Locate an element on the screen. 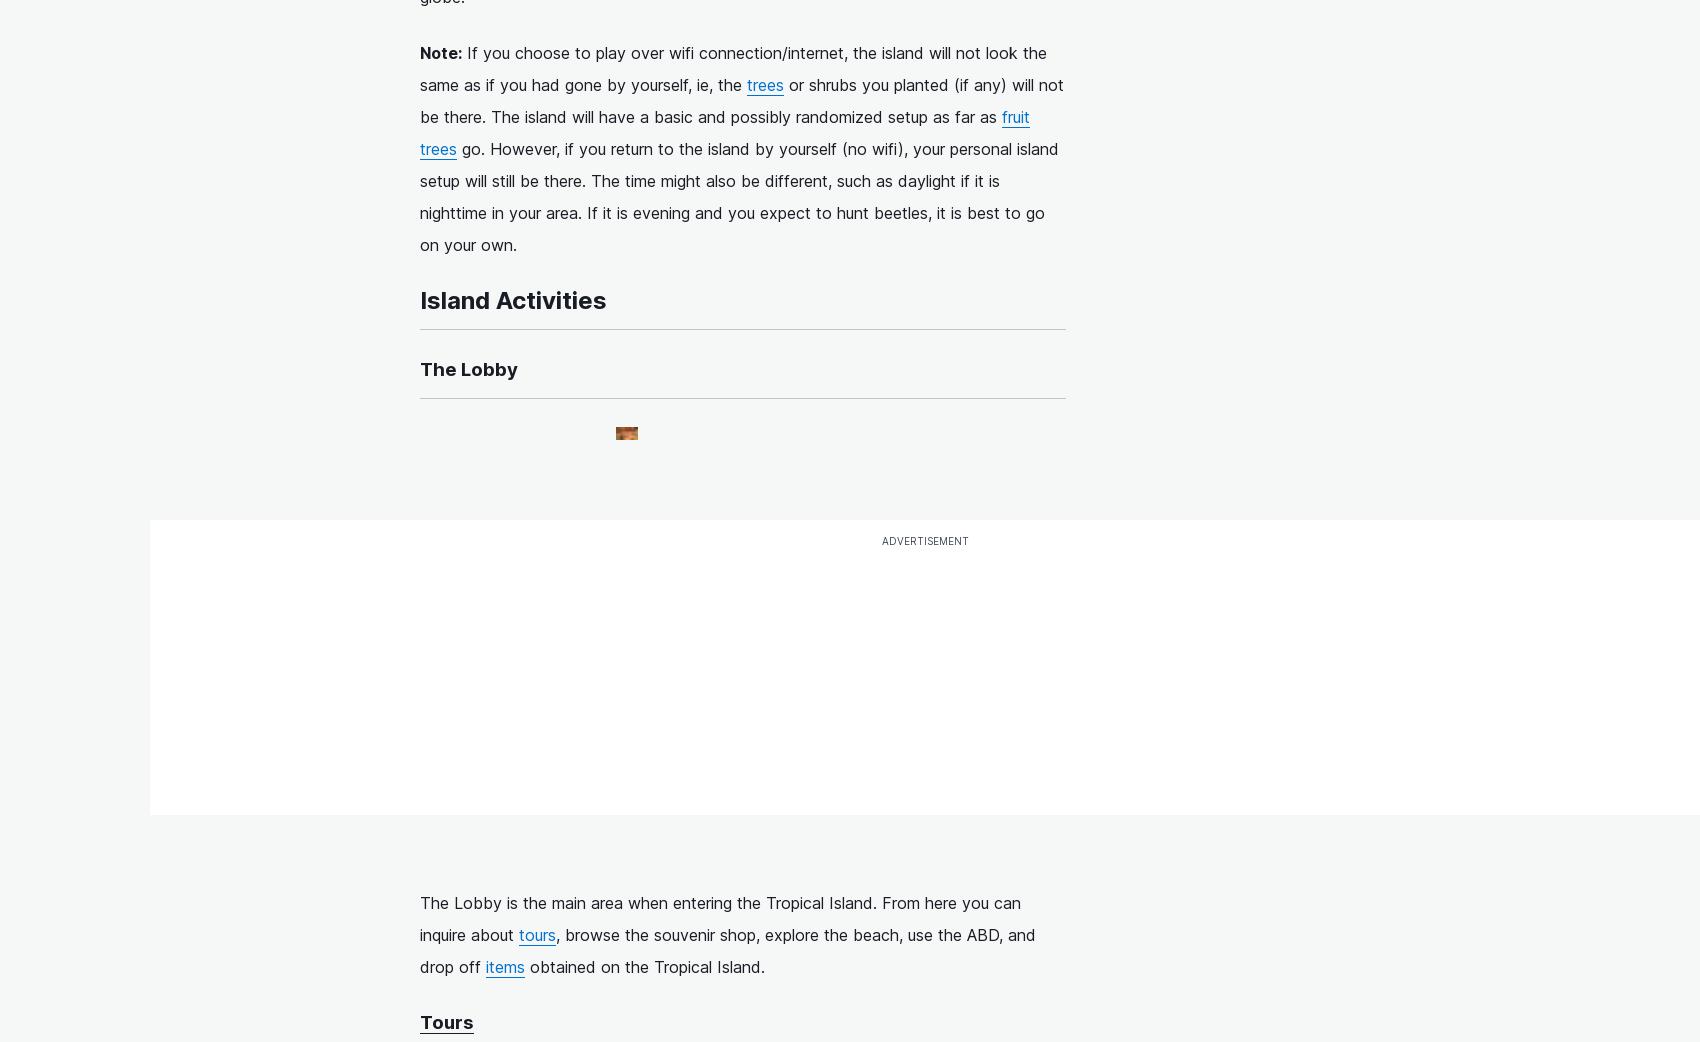 The width and height of the screenshot is (1700, 1042). 'or shrubs you planted (if any) will not be there. The island will have a basic and possibly randomized setup as far as' is located at coordinates (742, 100).